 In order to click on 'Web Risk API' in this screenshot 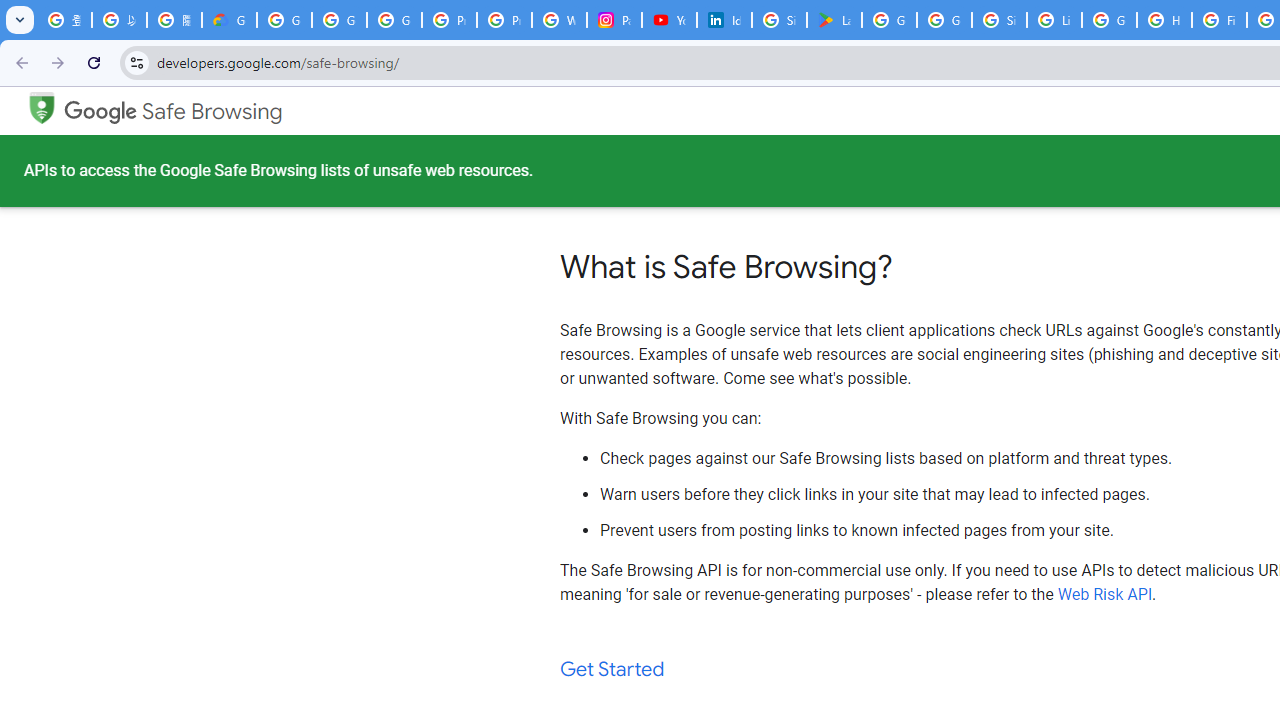, I will do `click(1104, 593)`.